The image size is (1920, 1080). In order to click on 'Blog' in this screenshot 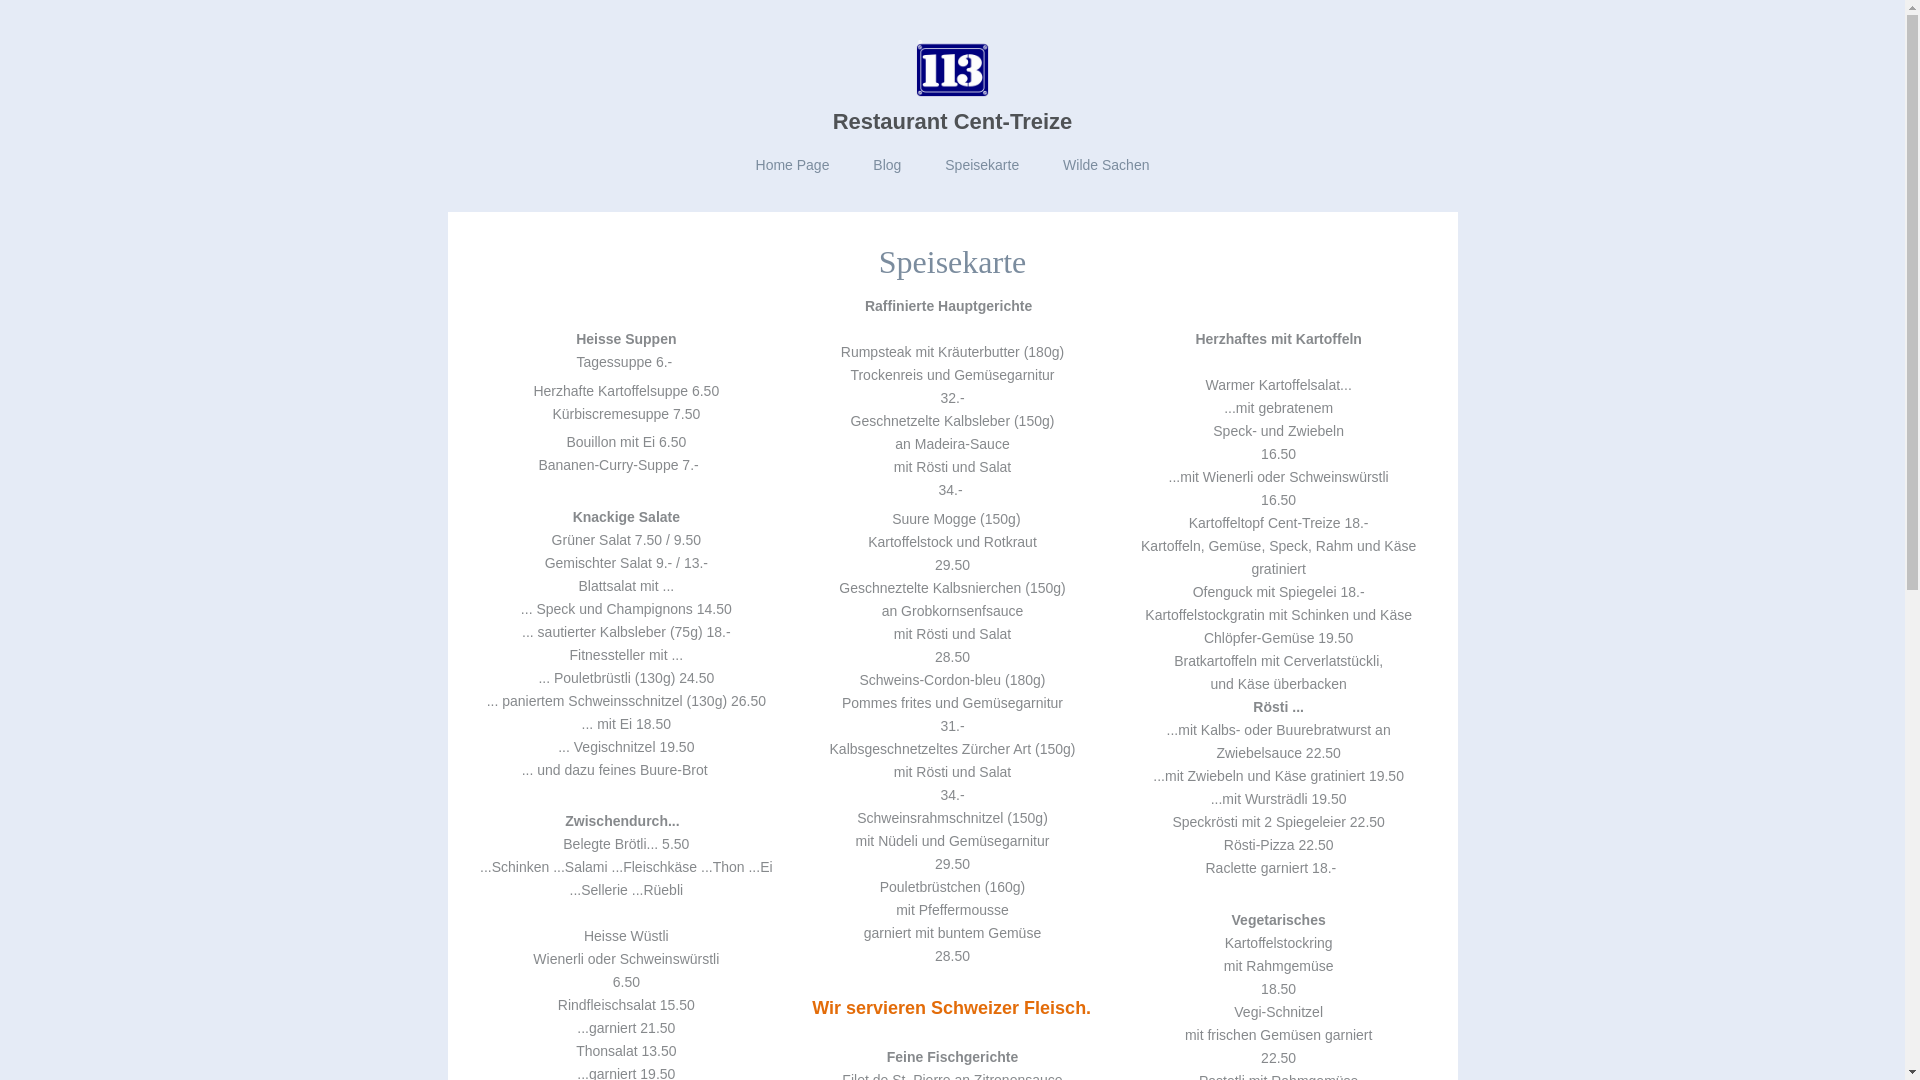, I will do `click(886, 164)`.